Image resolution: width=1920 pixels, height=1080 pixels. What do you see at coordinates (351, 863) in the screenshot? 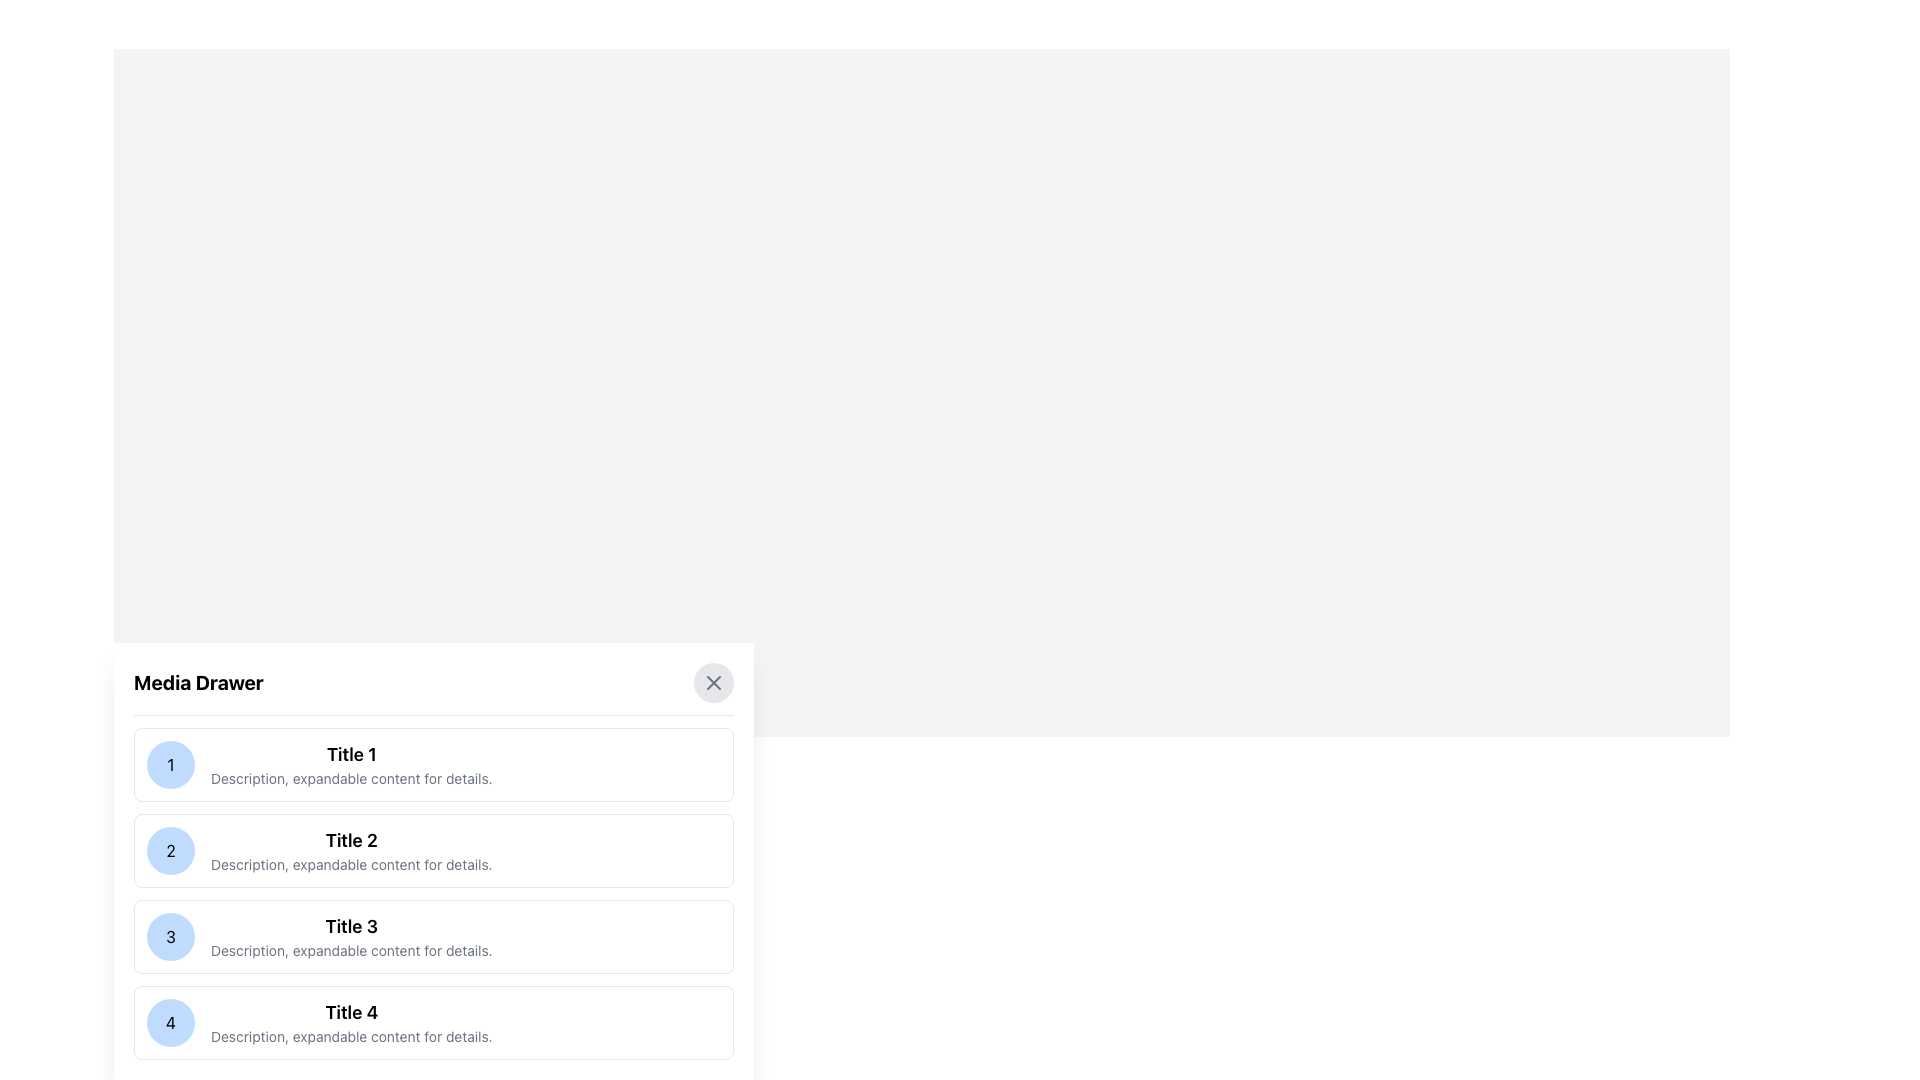
I see `the static text content that provides descriptive information about the section titled 'Title 2', which is the second line of text in that section` at bounding box center [351, 863].